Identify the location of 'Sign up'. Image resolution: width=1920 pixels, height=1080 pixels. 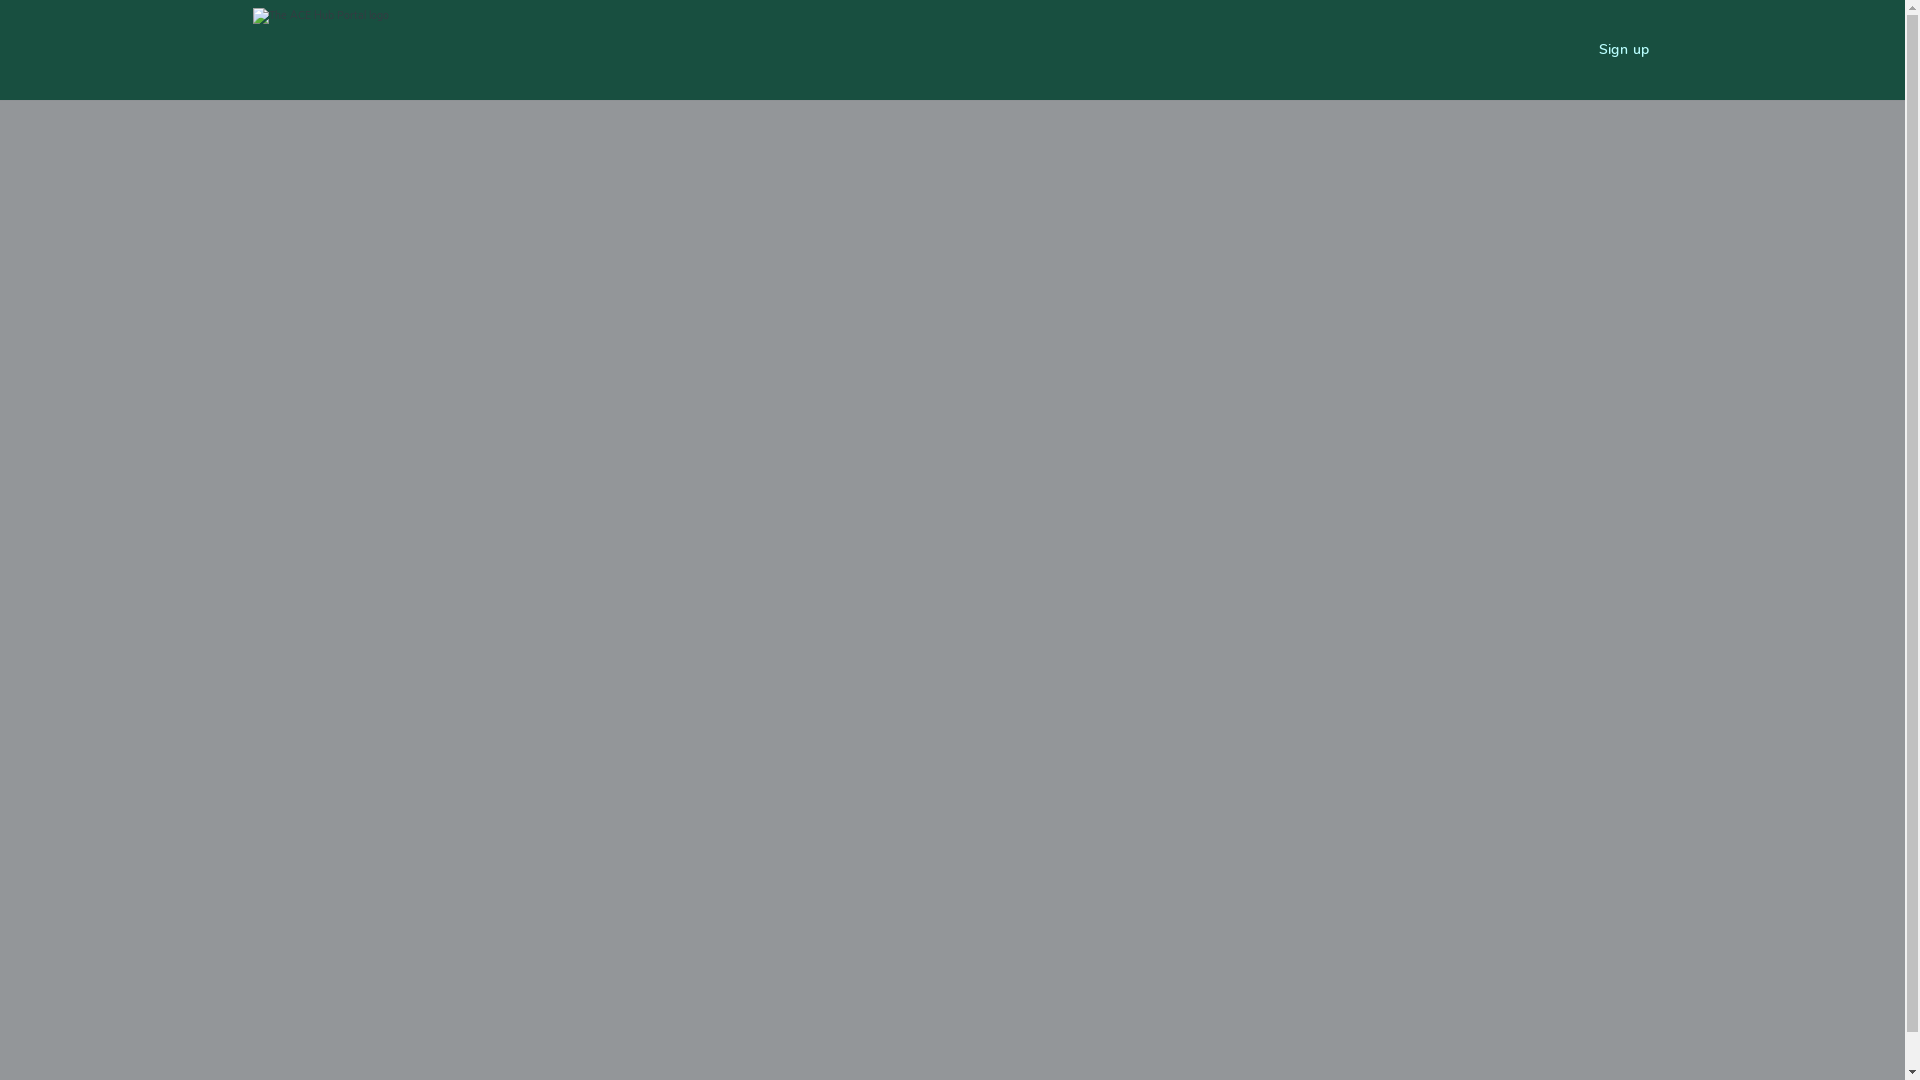
(1624, 49).